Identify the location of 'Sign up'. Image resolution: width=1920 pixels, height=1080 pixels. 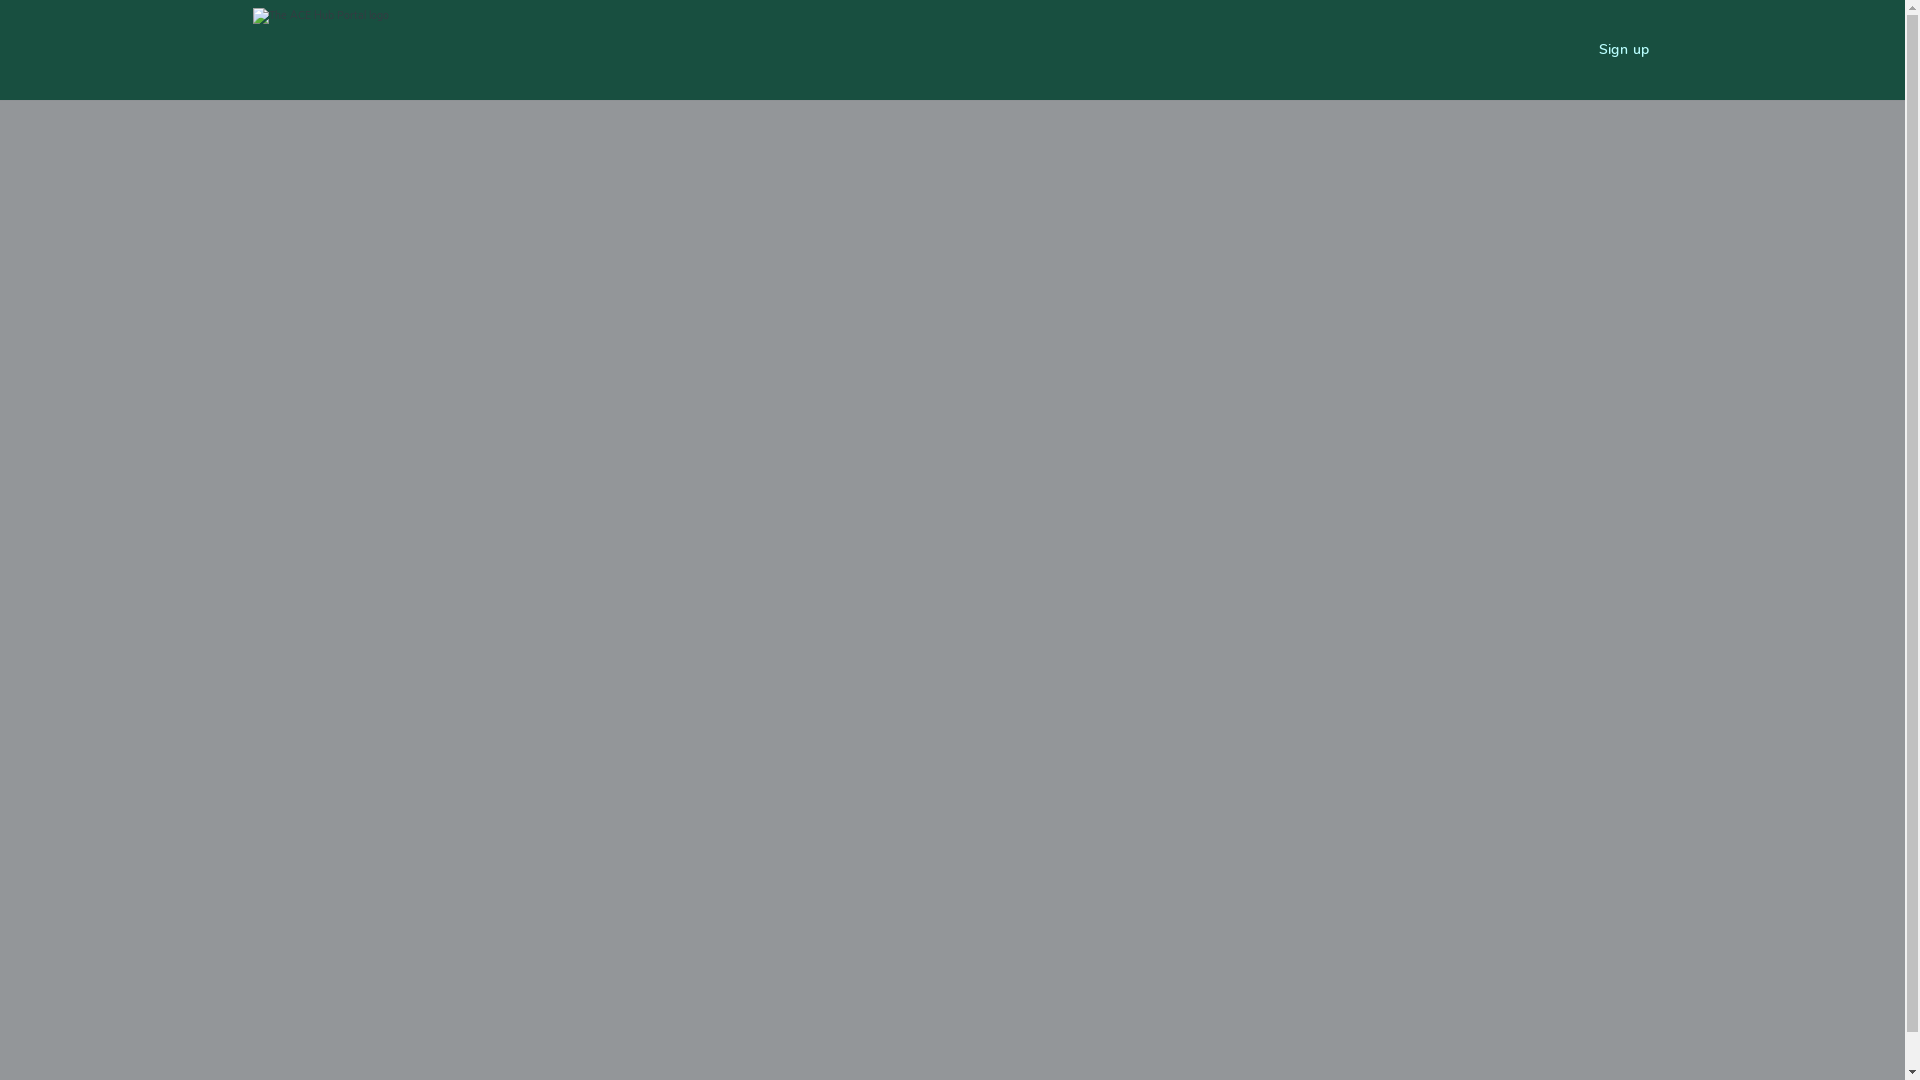
(1624, 49).